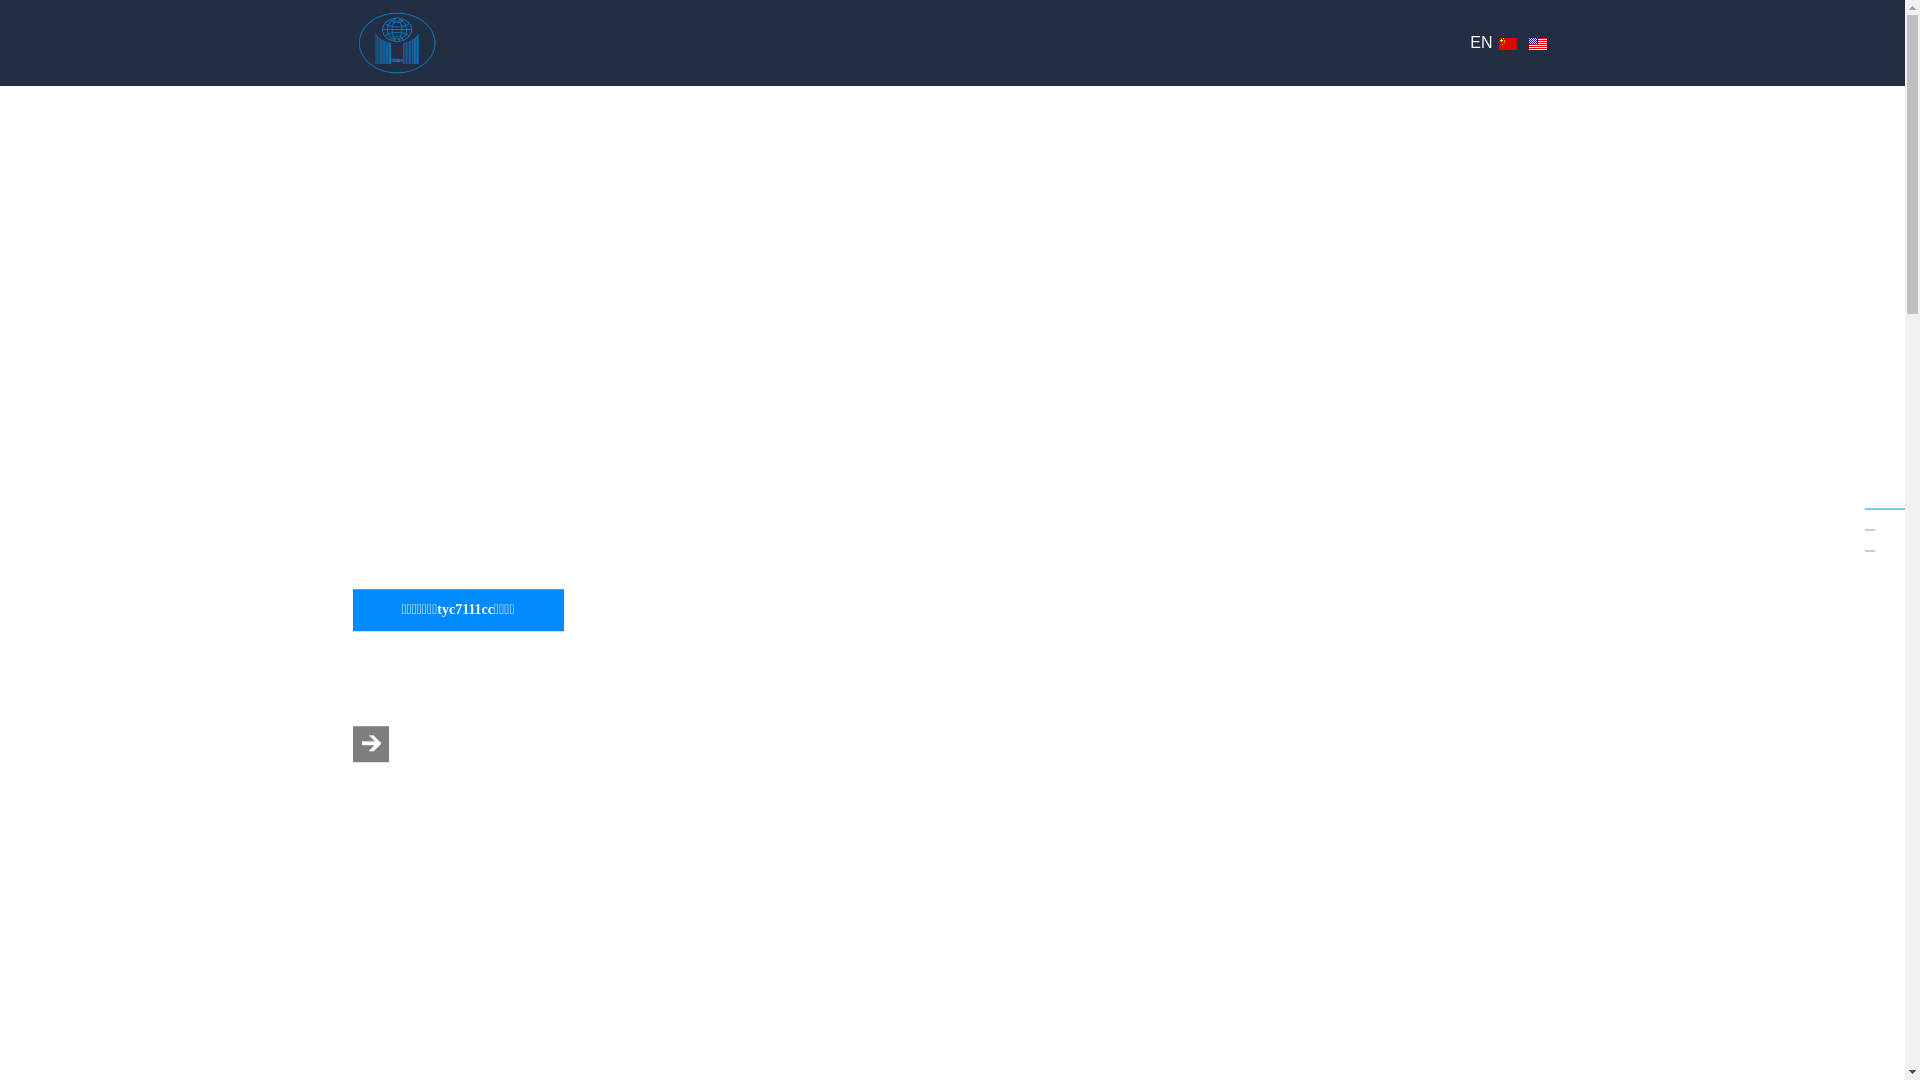  Describe the element at coordinates (1481, 42) in the screenshot. I see `'EN'` at that location.